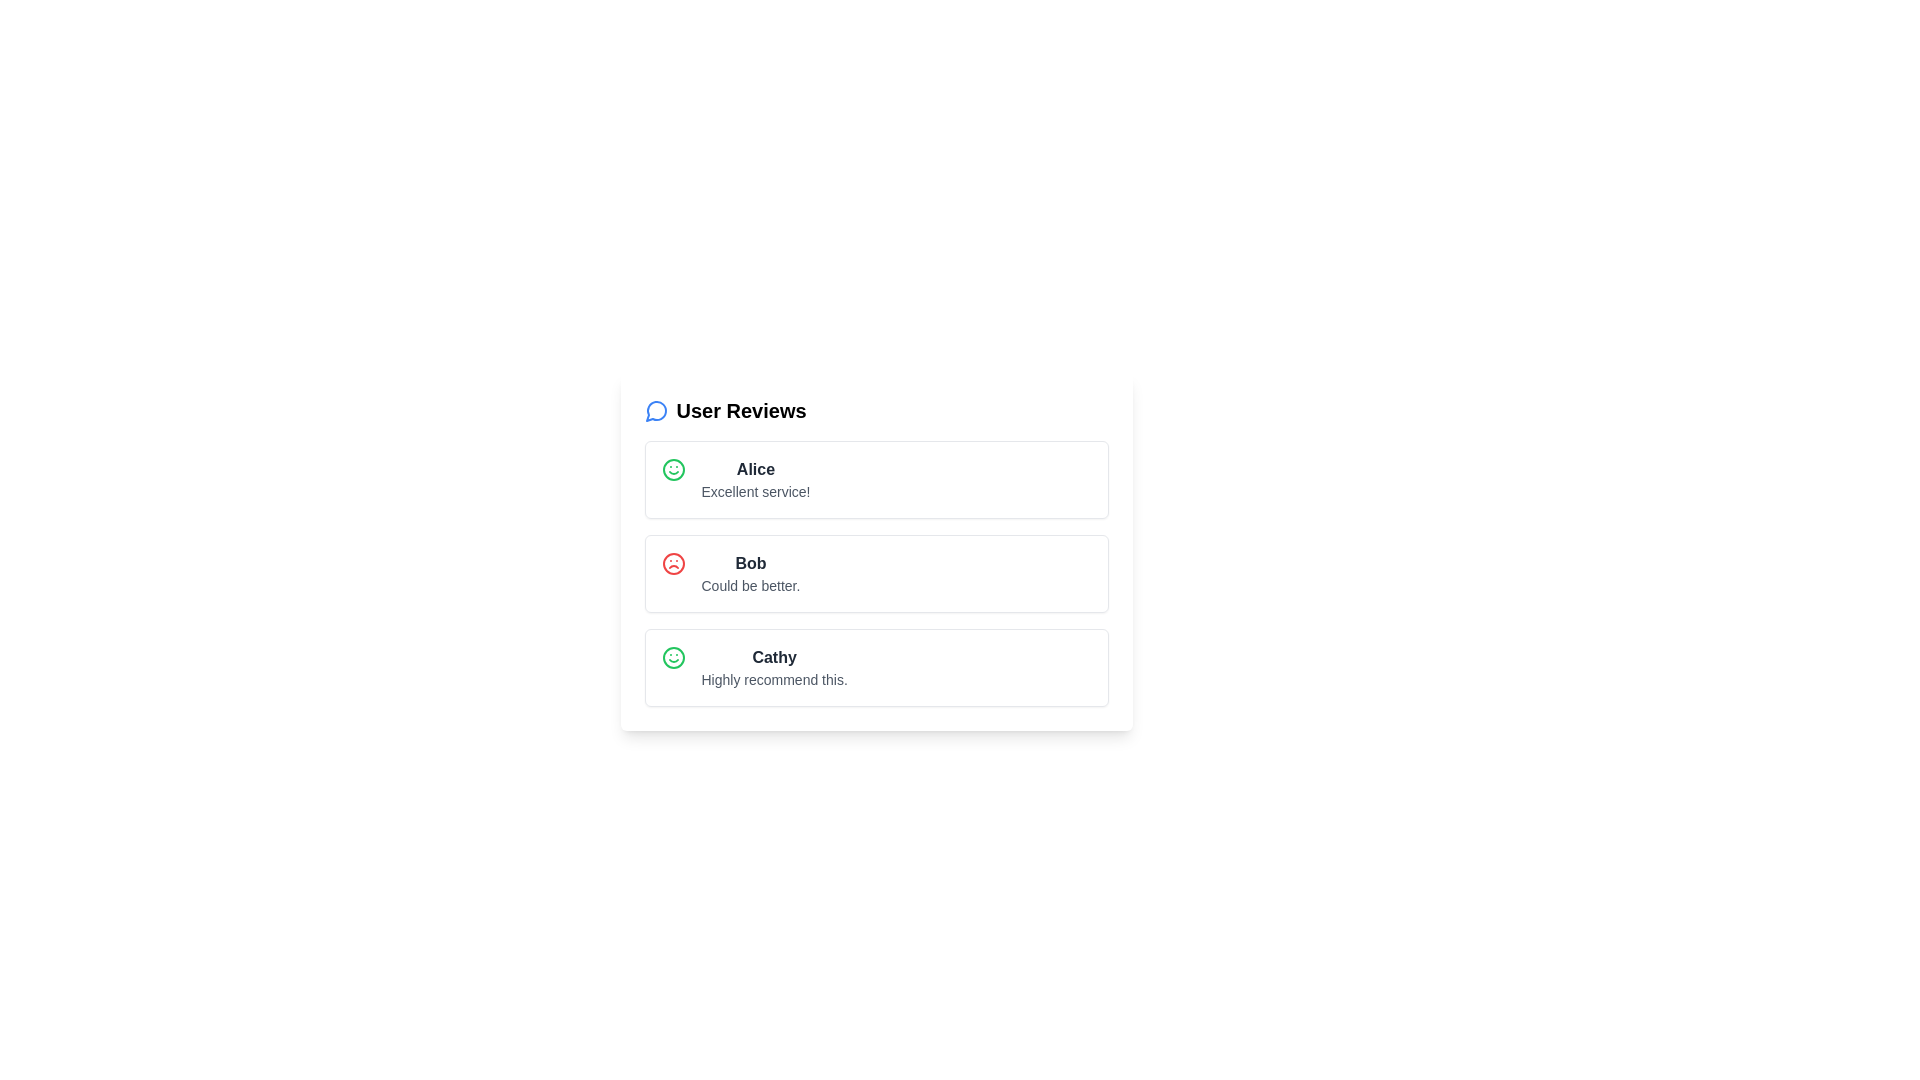 This screenshot has width=1920, height=1080. What do you see at coordinates (673, 470) in the screenshot?
I see `the rating icon corresponding to Alice` at bounding box center [673, 470].